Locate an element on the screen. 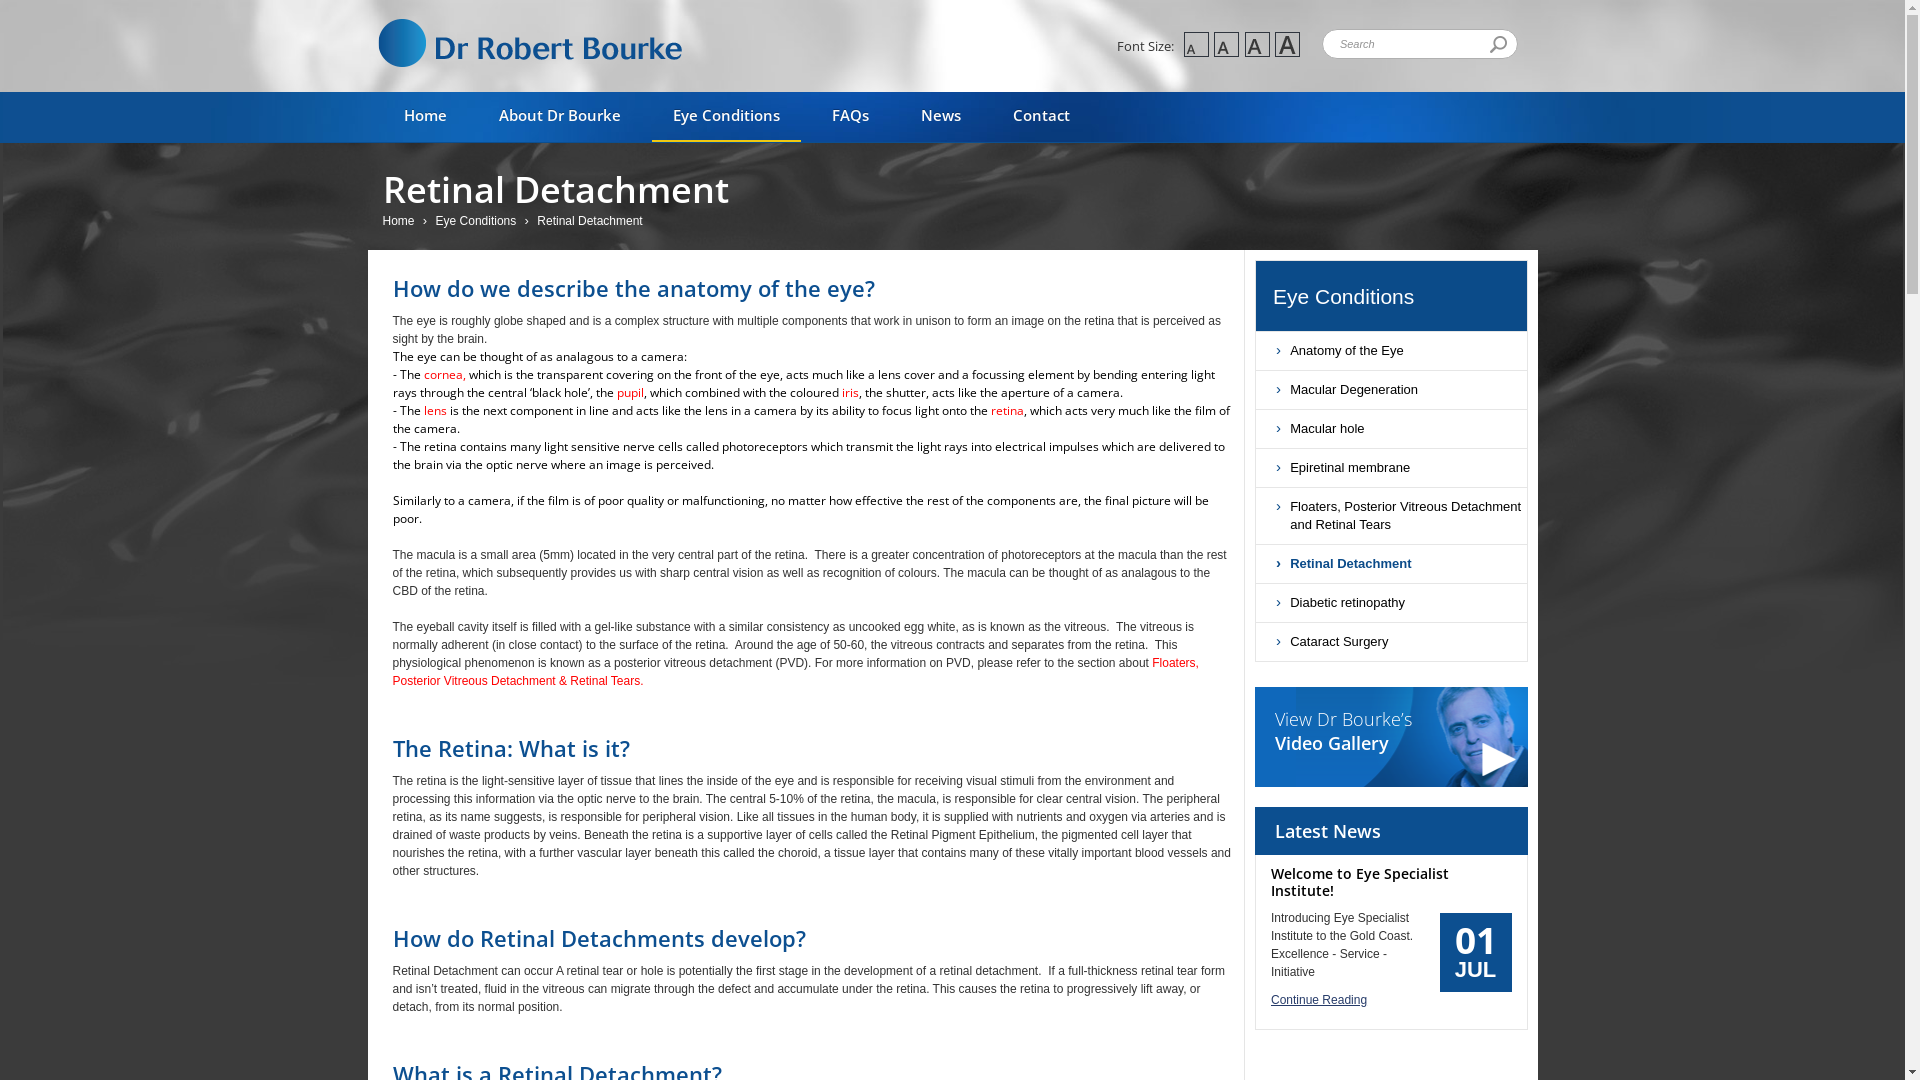 The height and width of the screenshot is (1080, 1920). 'FAQs' is located at coordinates (810, 116).